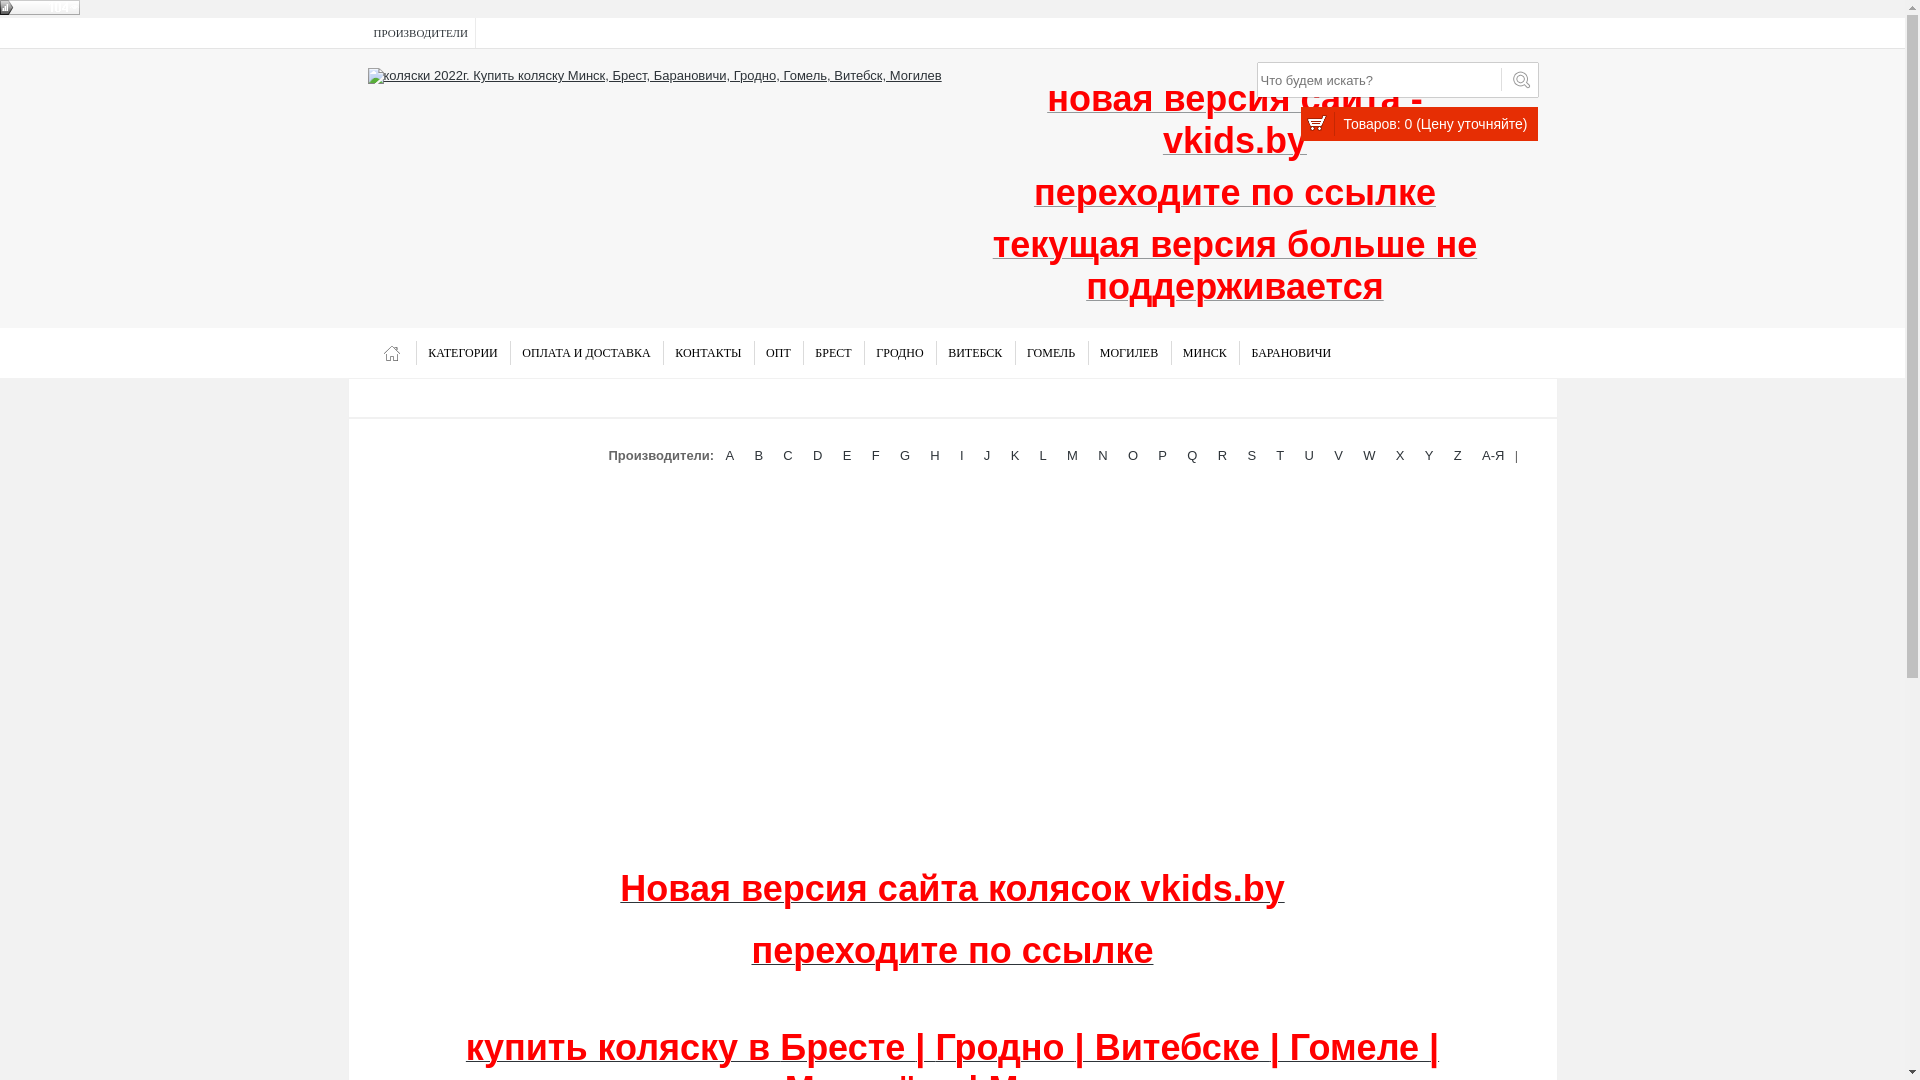 The height and width of the screenshot is (1080, 1920). Describe the element at coordinates (817, 455) in the screenshot. I see `'D'` at that location.